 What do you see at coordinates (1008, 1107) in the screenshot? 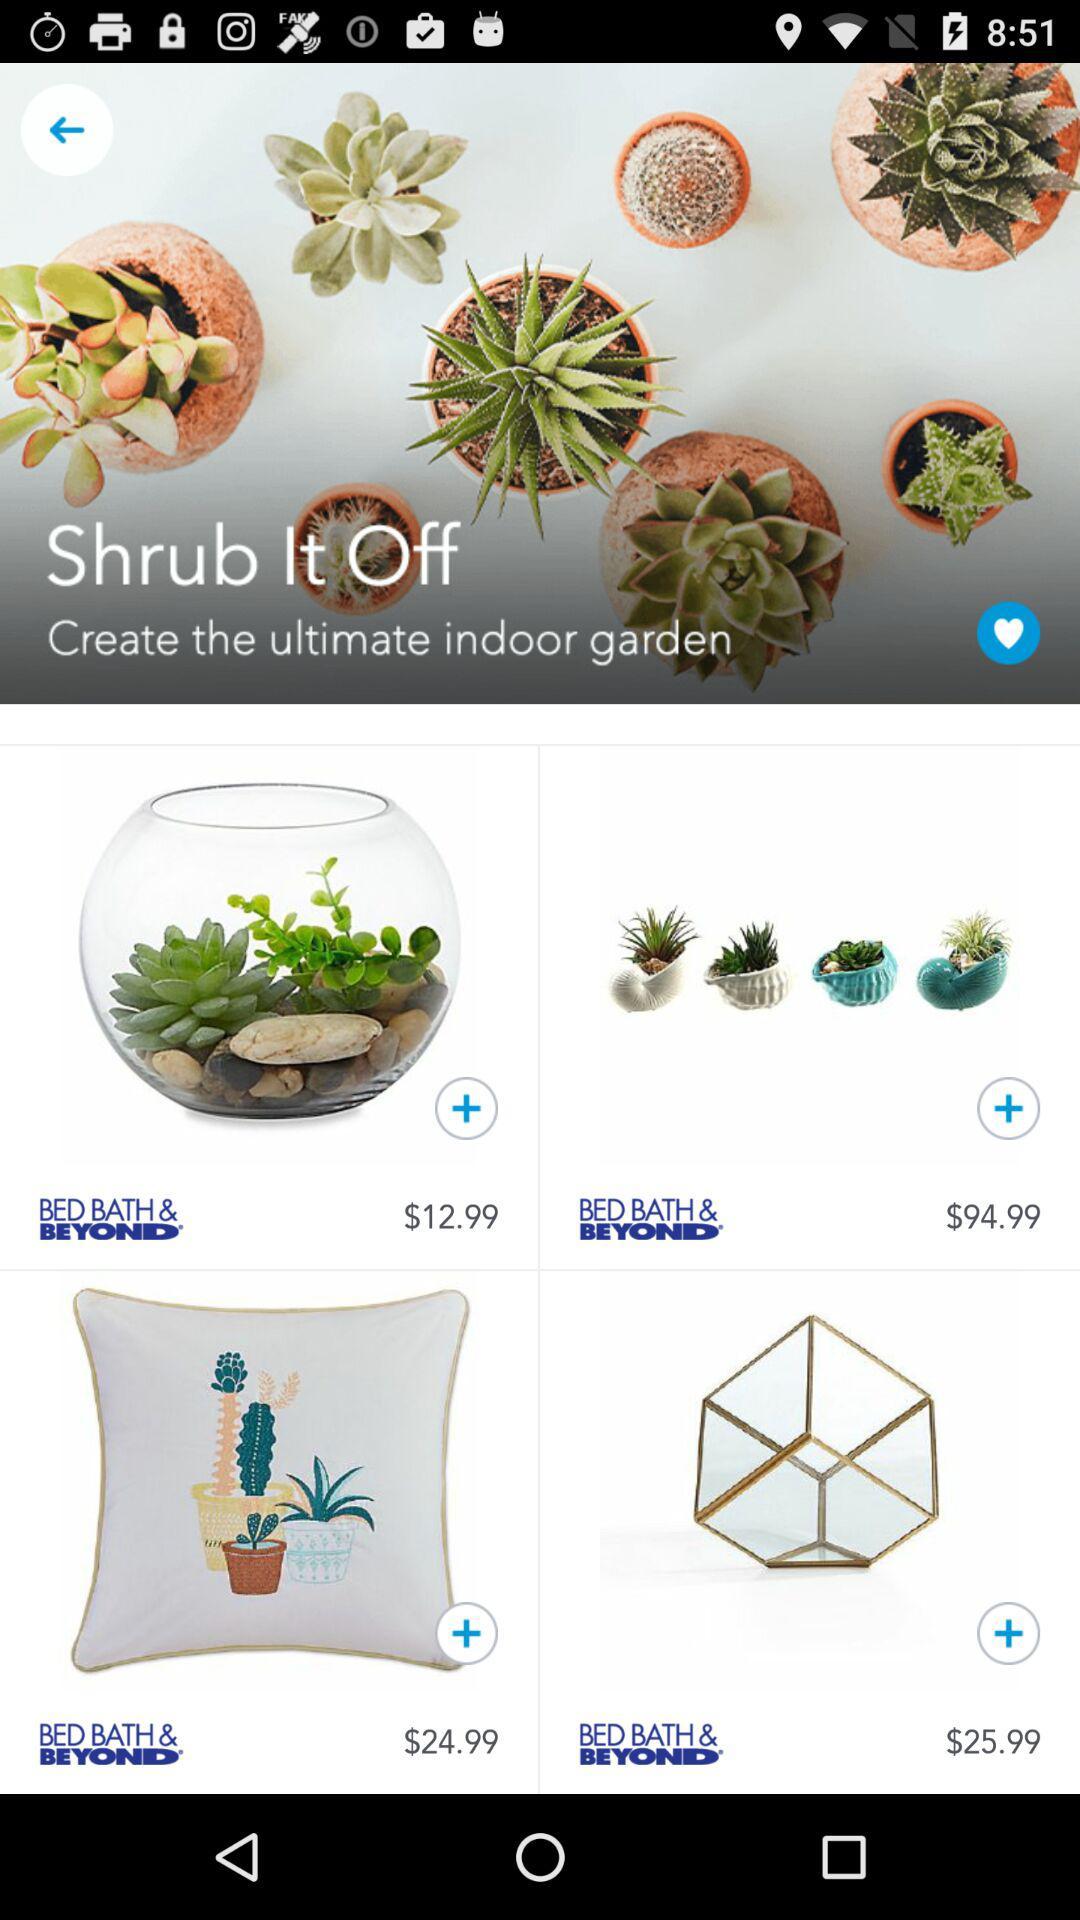
I see `item` at bounding box center [1008, 1107].